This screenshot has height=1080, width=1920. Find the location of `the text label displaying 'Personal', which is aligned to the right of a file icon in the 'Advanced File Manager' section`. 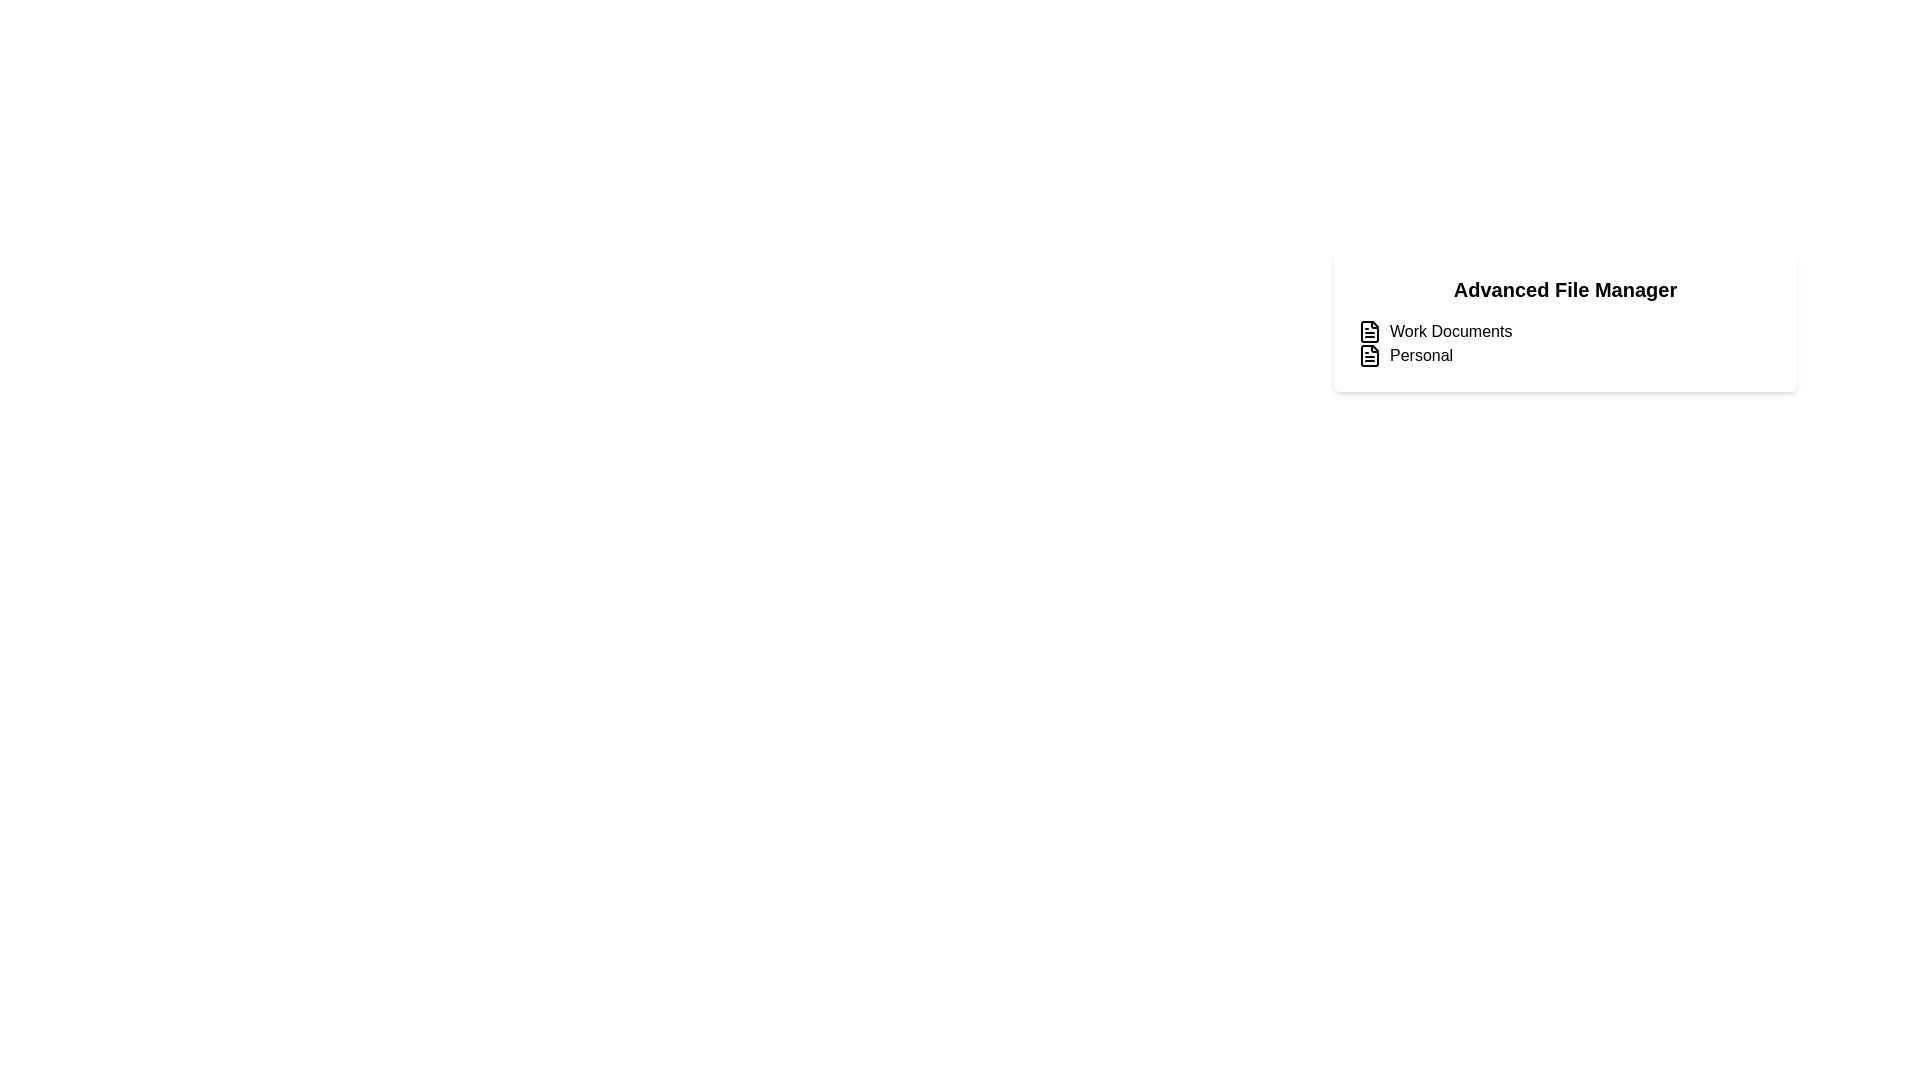

the text label displaying 'Personal', which is aligned to the right of a file icon in the 'Advanced File Manager' section is located at coordinates (1420, 354).